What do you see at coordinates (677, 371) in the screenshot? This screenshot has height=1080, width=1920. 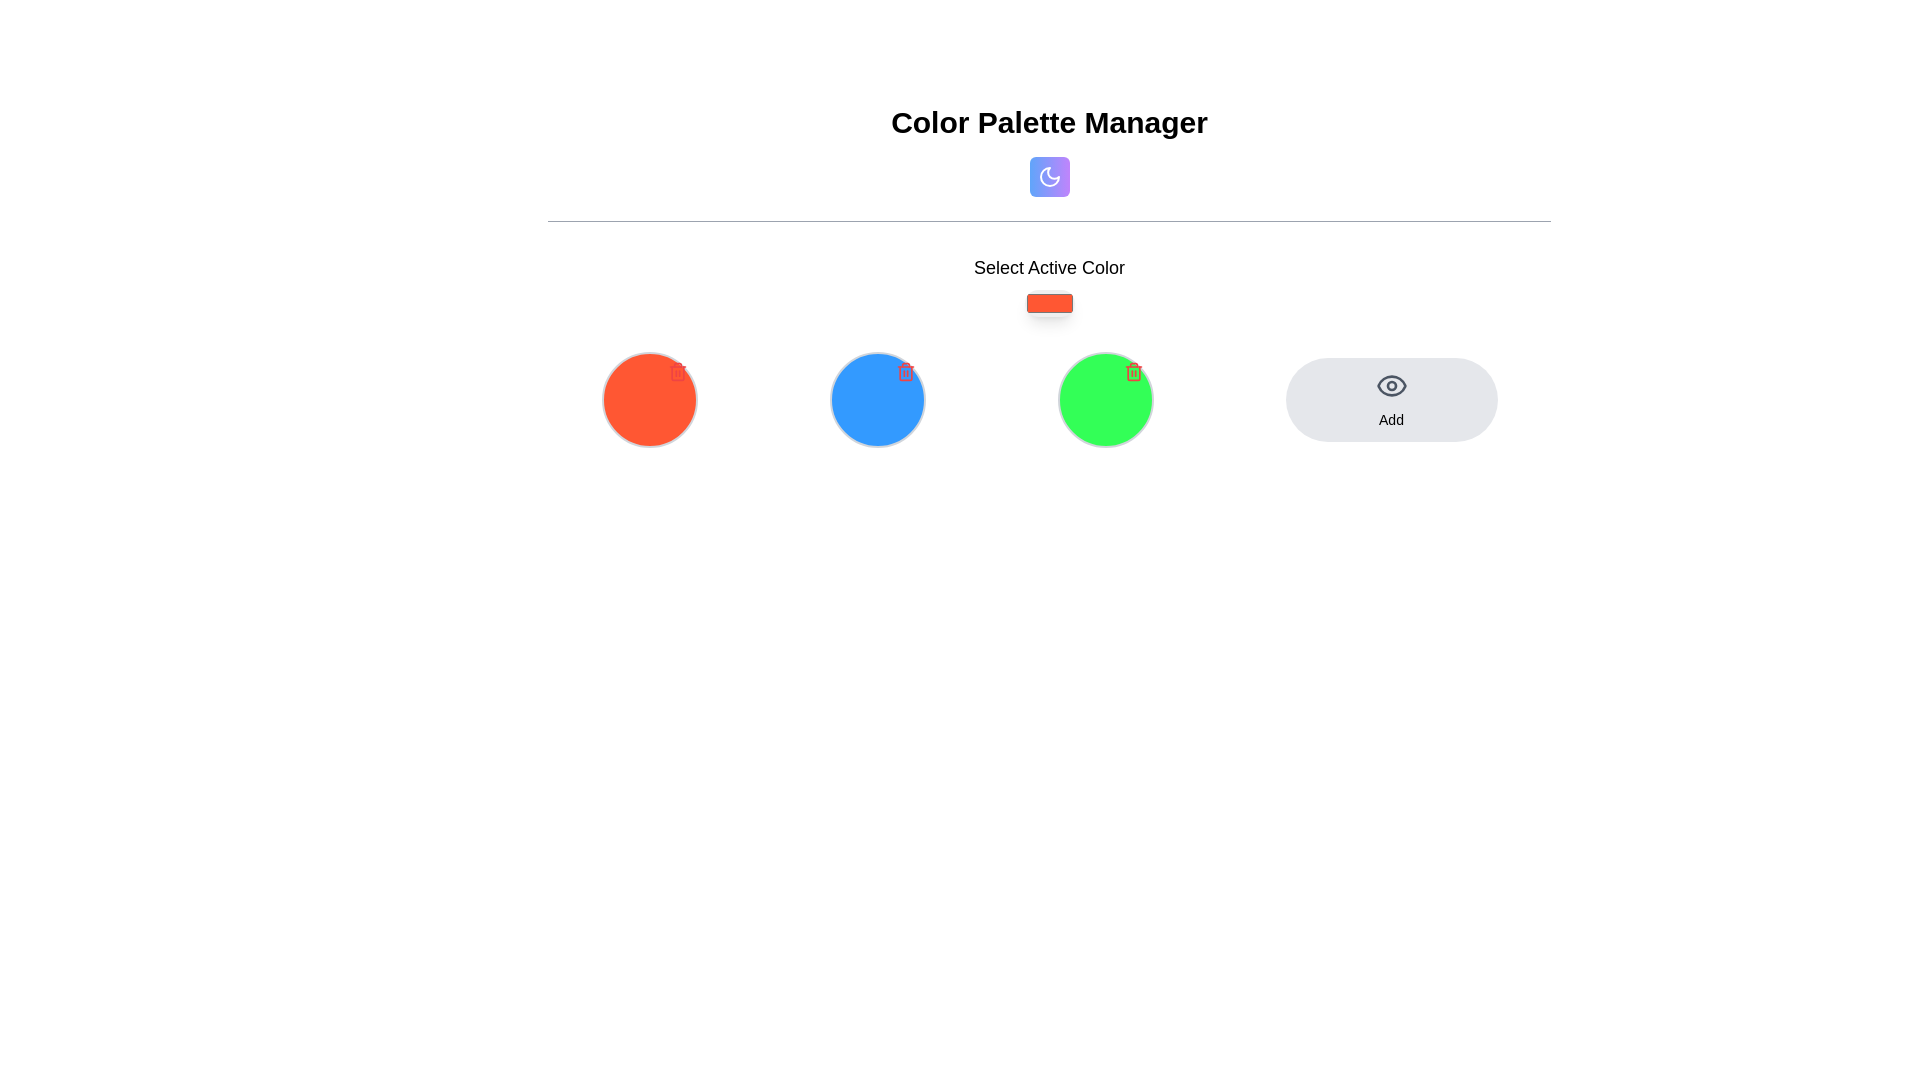 I see `the delete icon located at the top-right corner of the leftmost circular color palette item` at bounding box center [677, 371].